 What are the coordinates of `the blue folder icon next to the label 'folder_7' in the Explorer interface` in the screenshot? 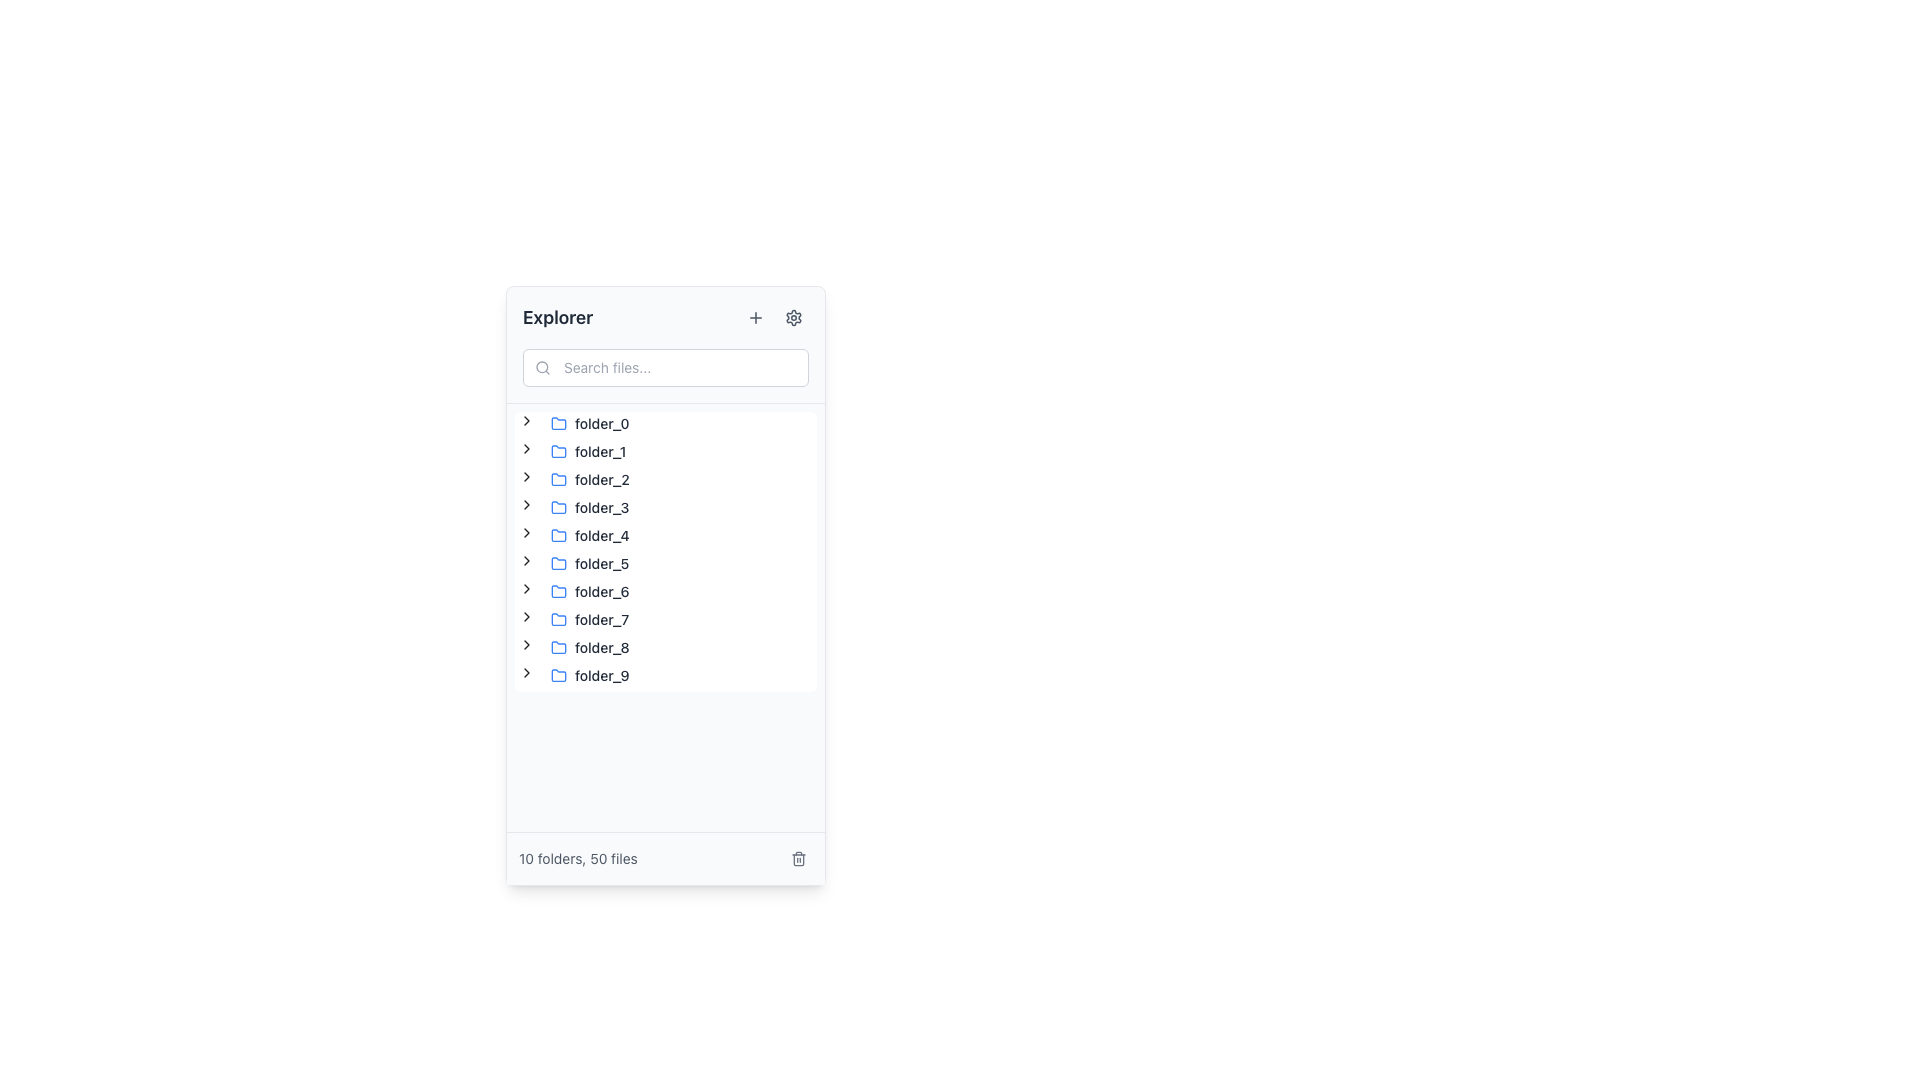 It's located at (558, 617).